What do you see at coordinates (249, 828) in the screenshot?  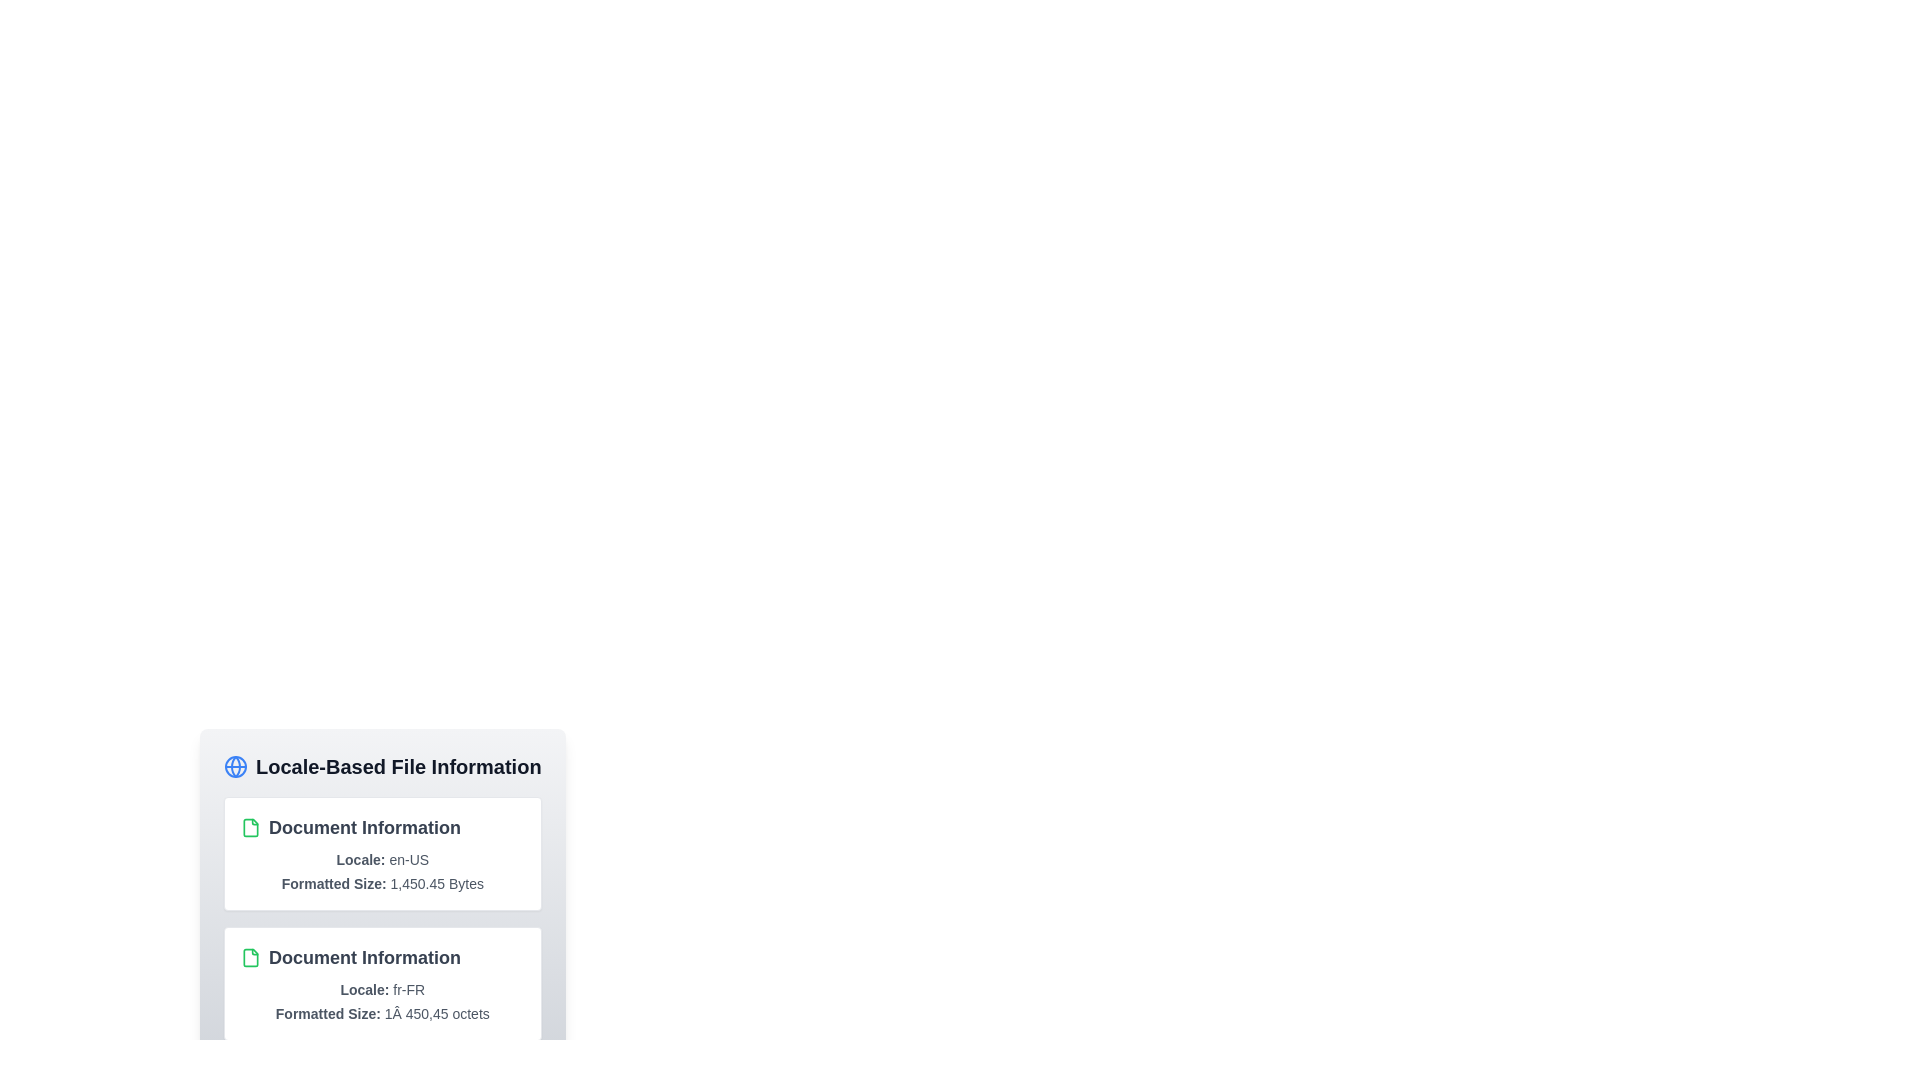 I see `the file icon next to 'Document Information' under the 'Locale-Based File Information' header to understand its representation` at bounding box center [249, 828].